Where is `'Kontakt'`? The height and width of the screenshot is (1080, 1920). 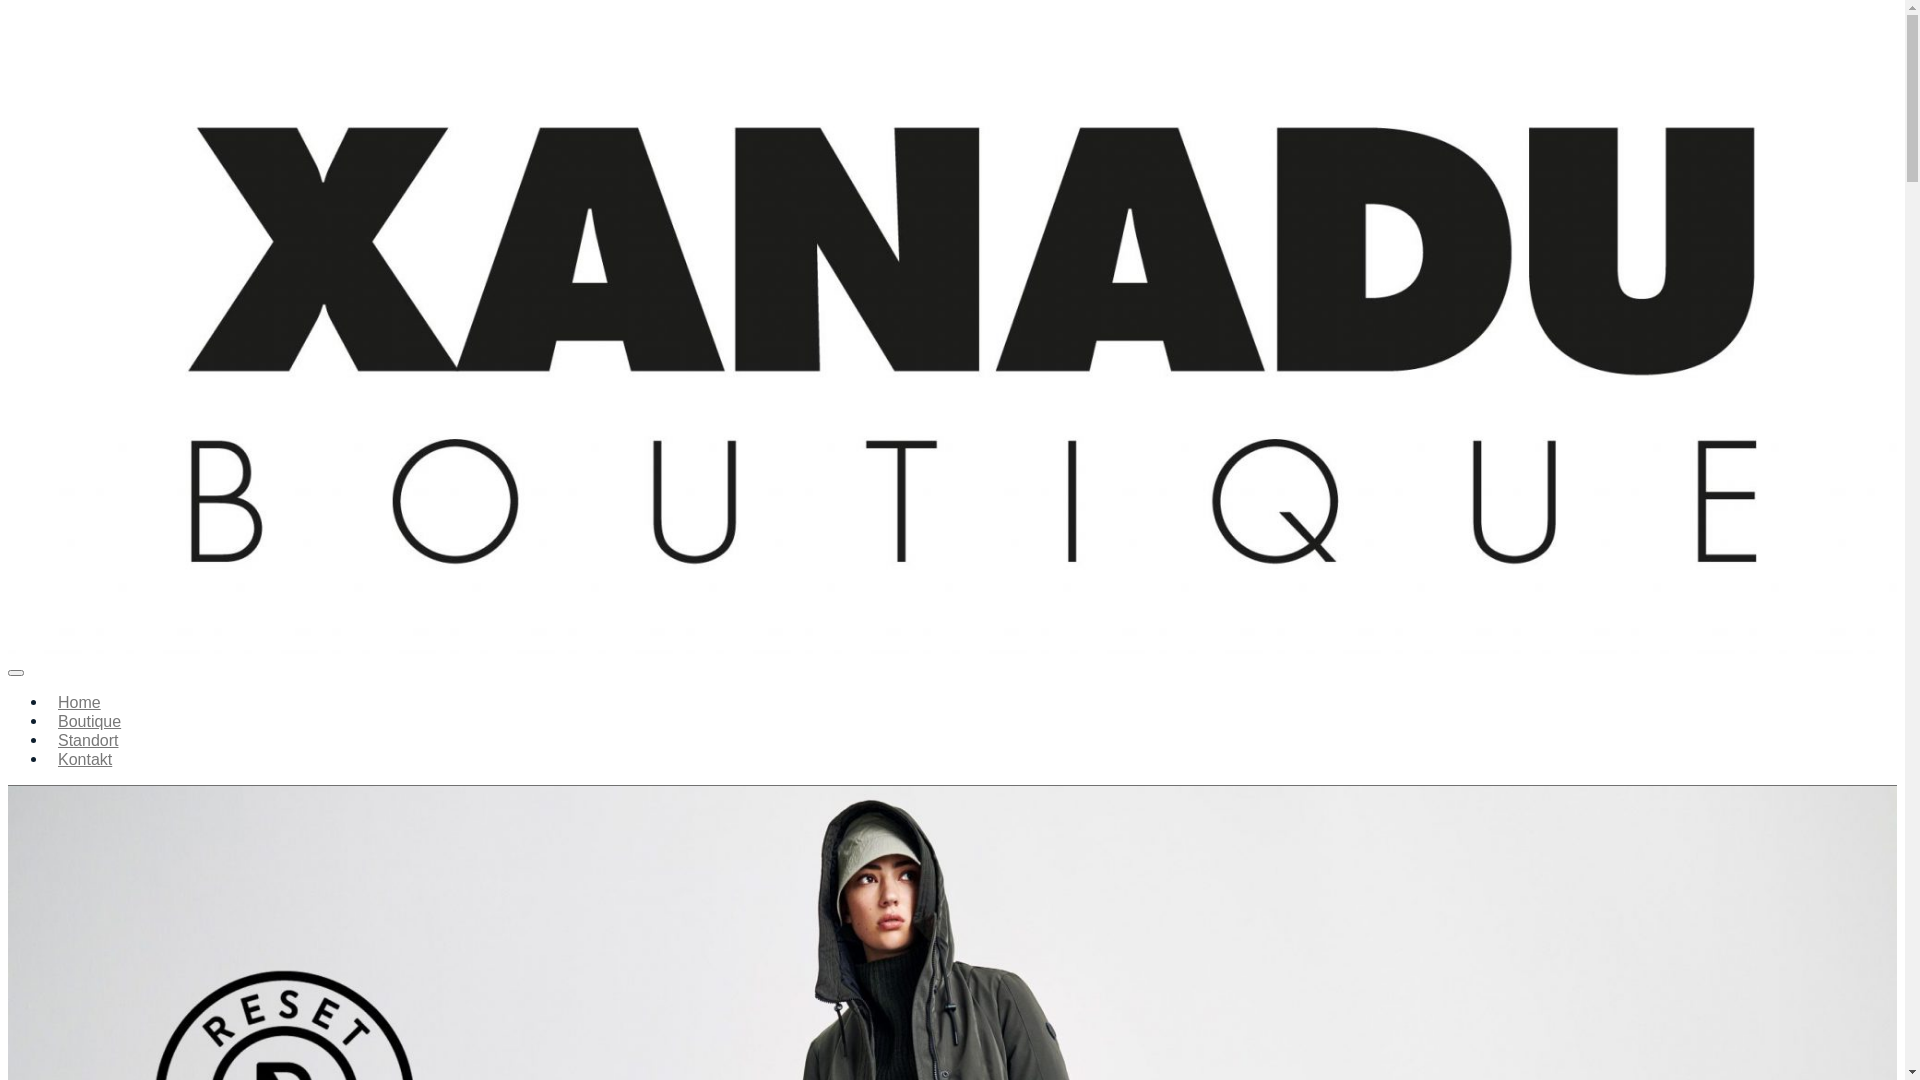 'Kontakt' is located at coordinates (84, 759).